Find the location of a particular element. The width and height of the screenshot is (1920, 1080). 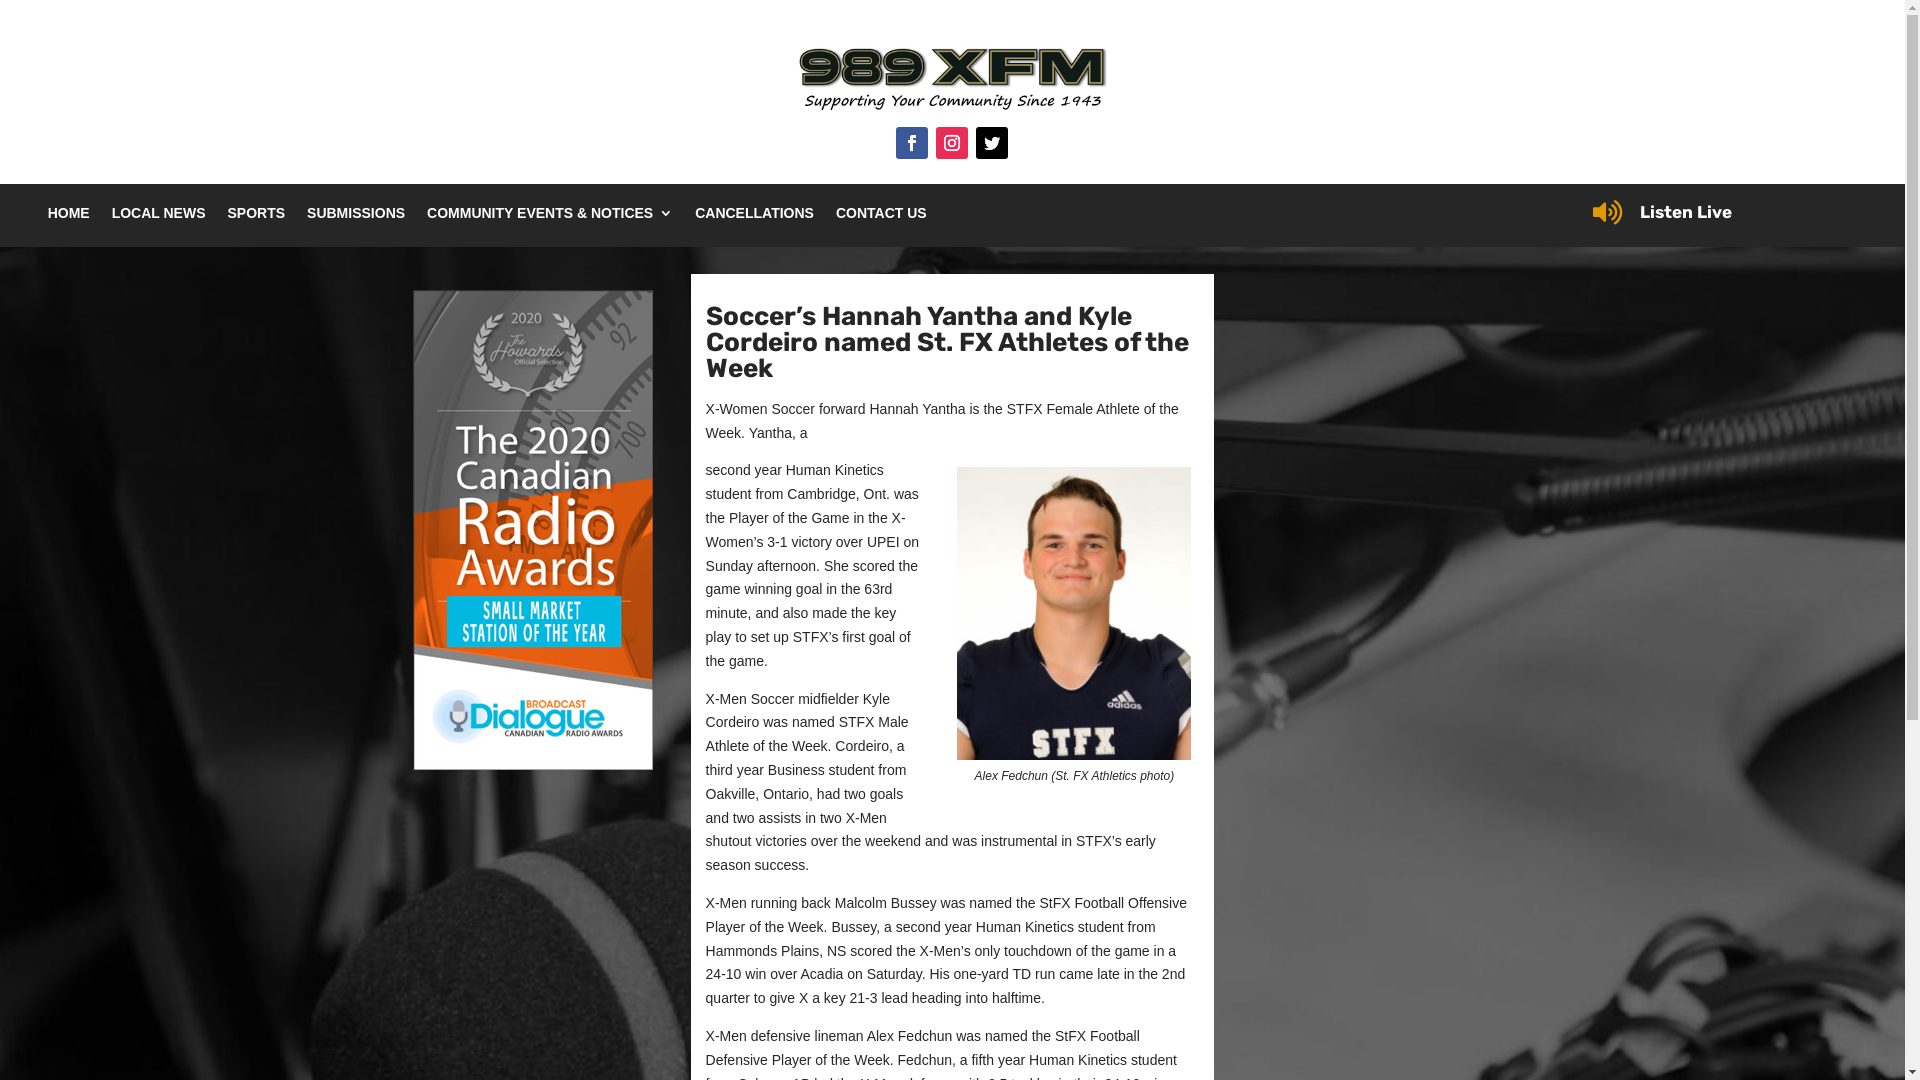

'Follow on Instagram' is located at coordinates (950, 141).